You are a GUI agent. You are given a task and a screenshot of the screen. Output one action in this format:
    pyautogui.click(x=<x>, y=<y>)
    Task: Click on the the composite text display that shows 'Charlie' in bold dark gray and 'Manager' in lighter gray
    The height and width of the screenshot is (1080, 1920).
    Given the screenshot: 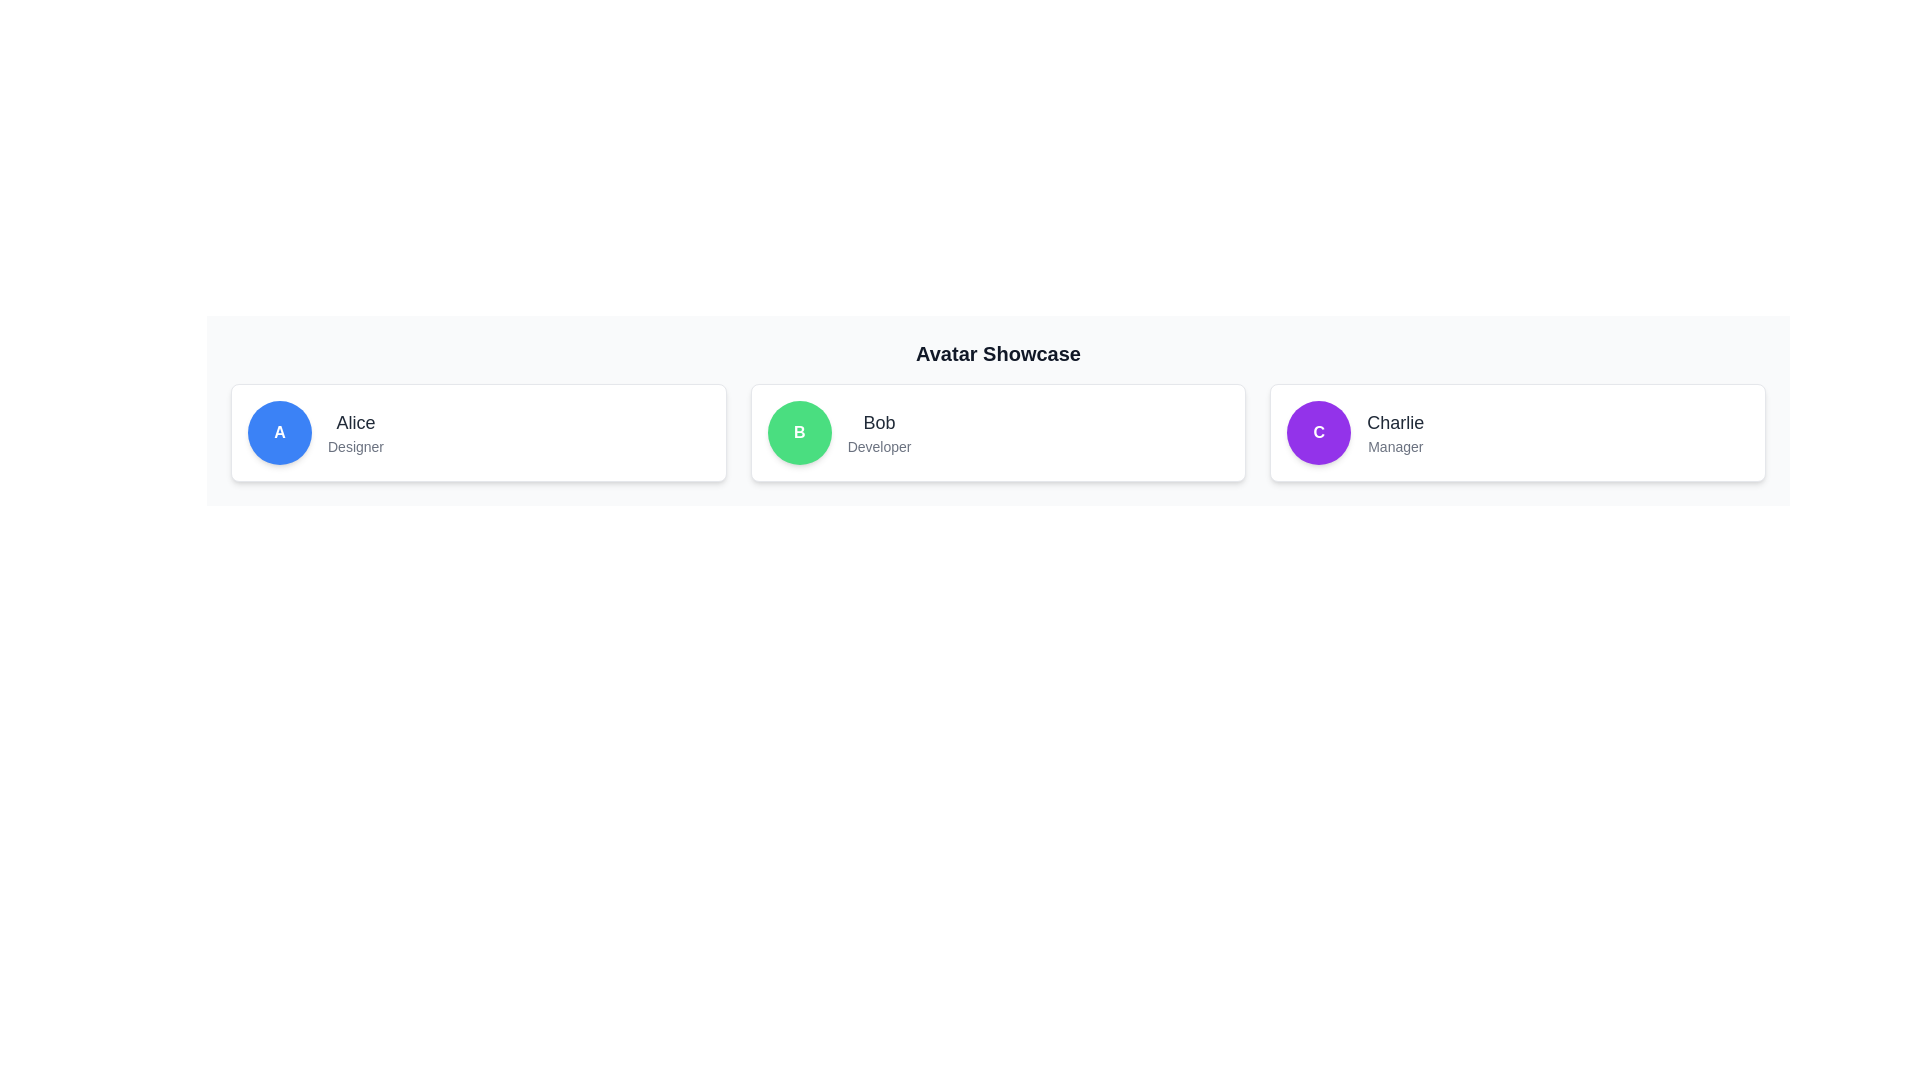 What is the action you would take?
    pyautogui.click(x=1394, y=431)
    